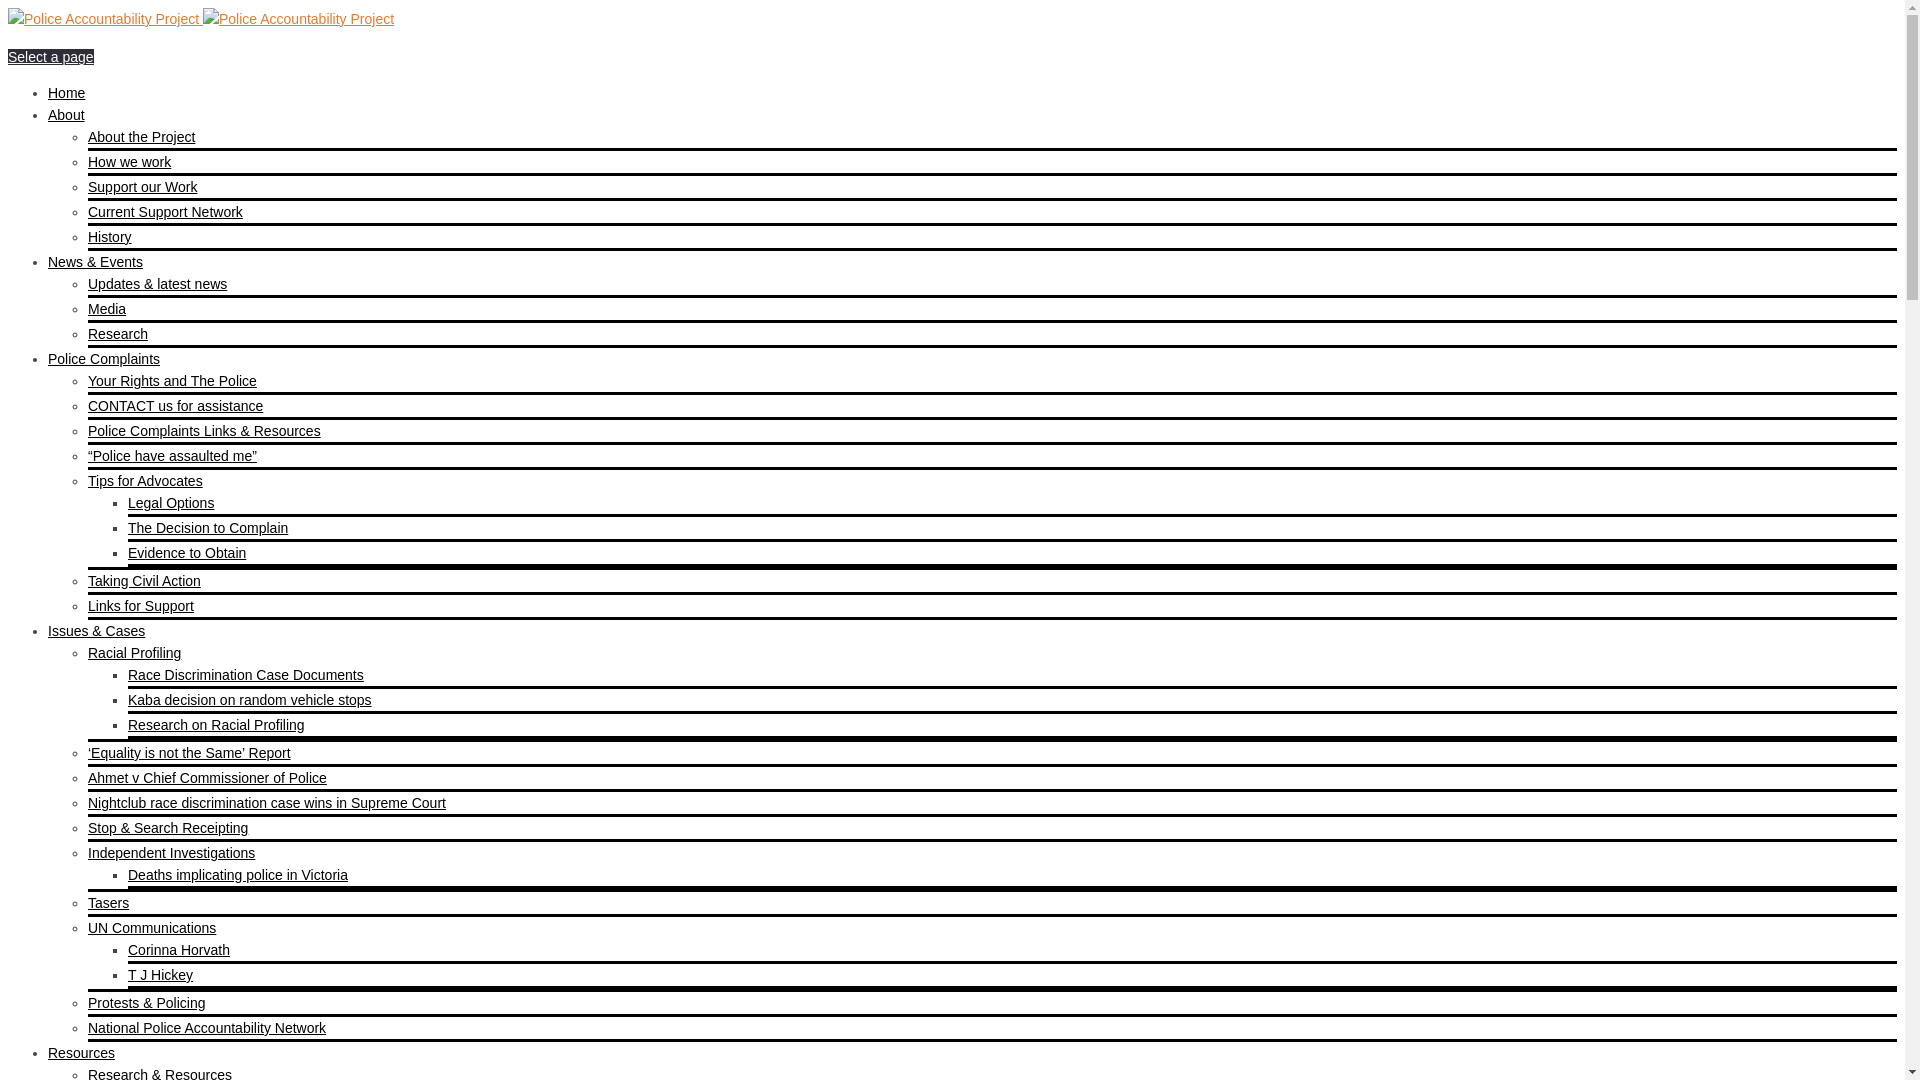 The image size is (1920, 1080). I want to click on 'National Police Accountability Network', so click(206, 1028).